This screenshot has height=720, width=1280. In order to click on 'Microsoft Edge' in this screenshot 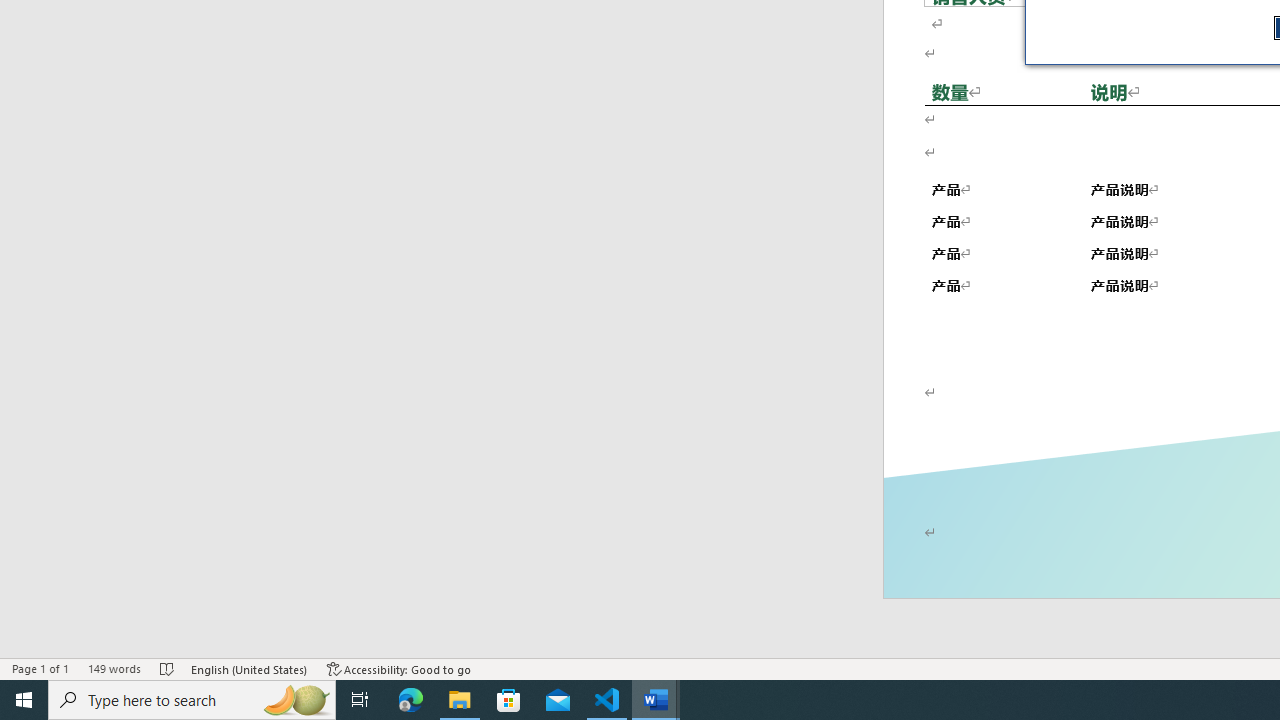, I will do `click(410, 698)`.